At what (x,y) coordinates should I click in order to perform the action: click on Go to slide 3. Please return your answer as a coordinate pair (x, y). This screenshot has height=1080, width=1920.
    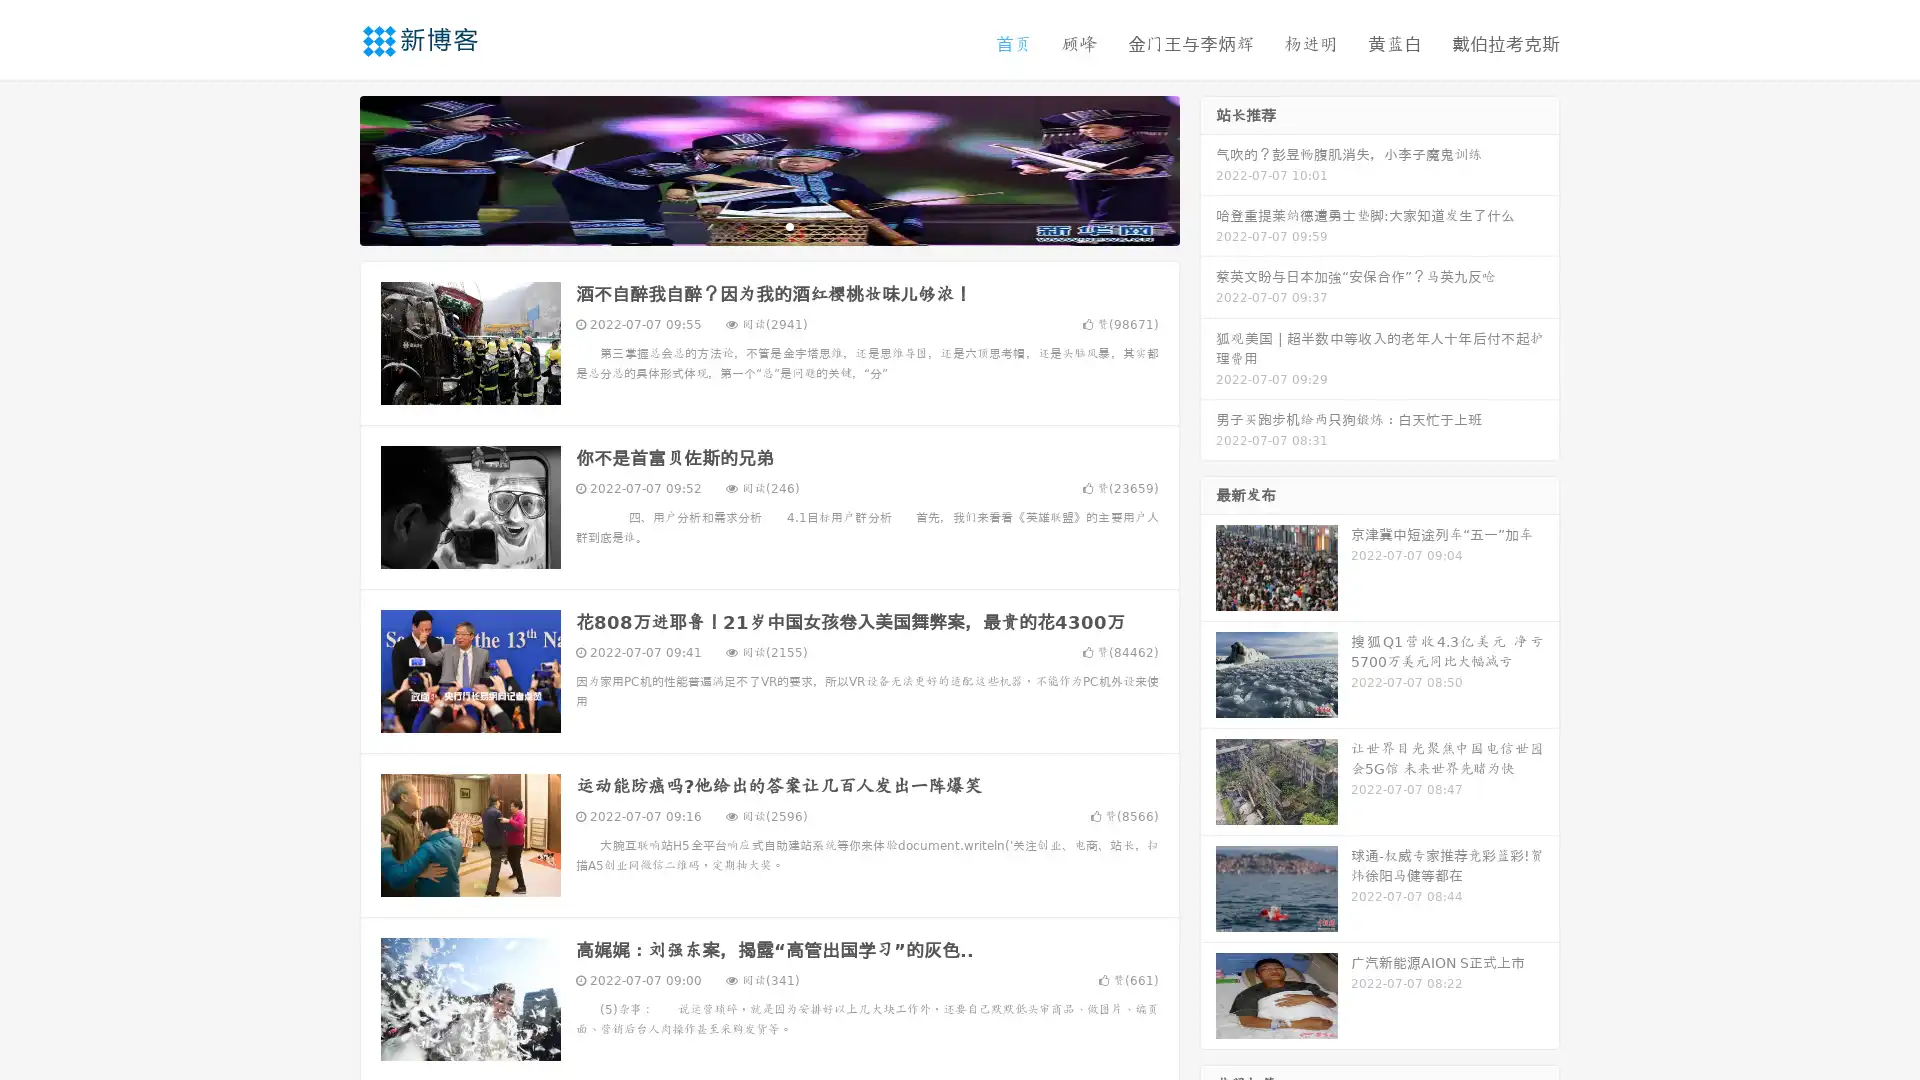
    Looking at the image, I should click on (789, 225).